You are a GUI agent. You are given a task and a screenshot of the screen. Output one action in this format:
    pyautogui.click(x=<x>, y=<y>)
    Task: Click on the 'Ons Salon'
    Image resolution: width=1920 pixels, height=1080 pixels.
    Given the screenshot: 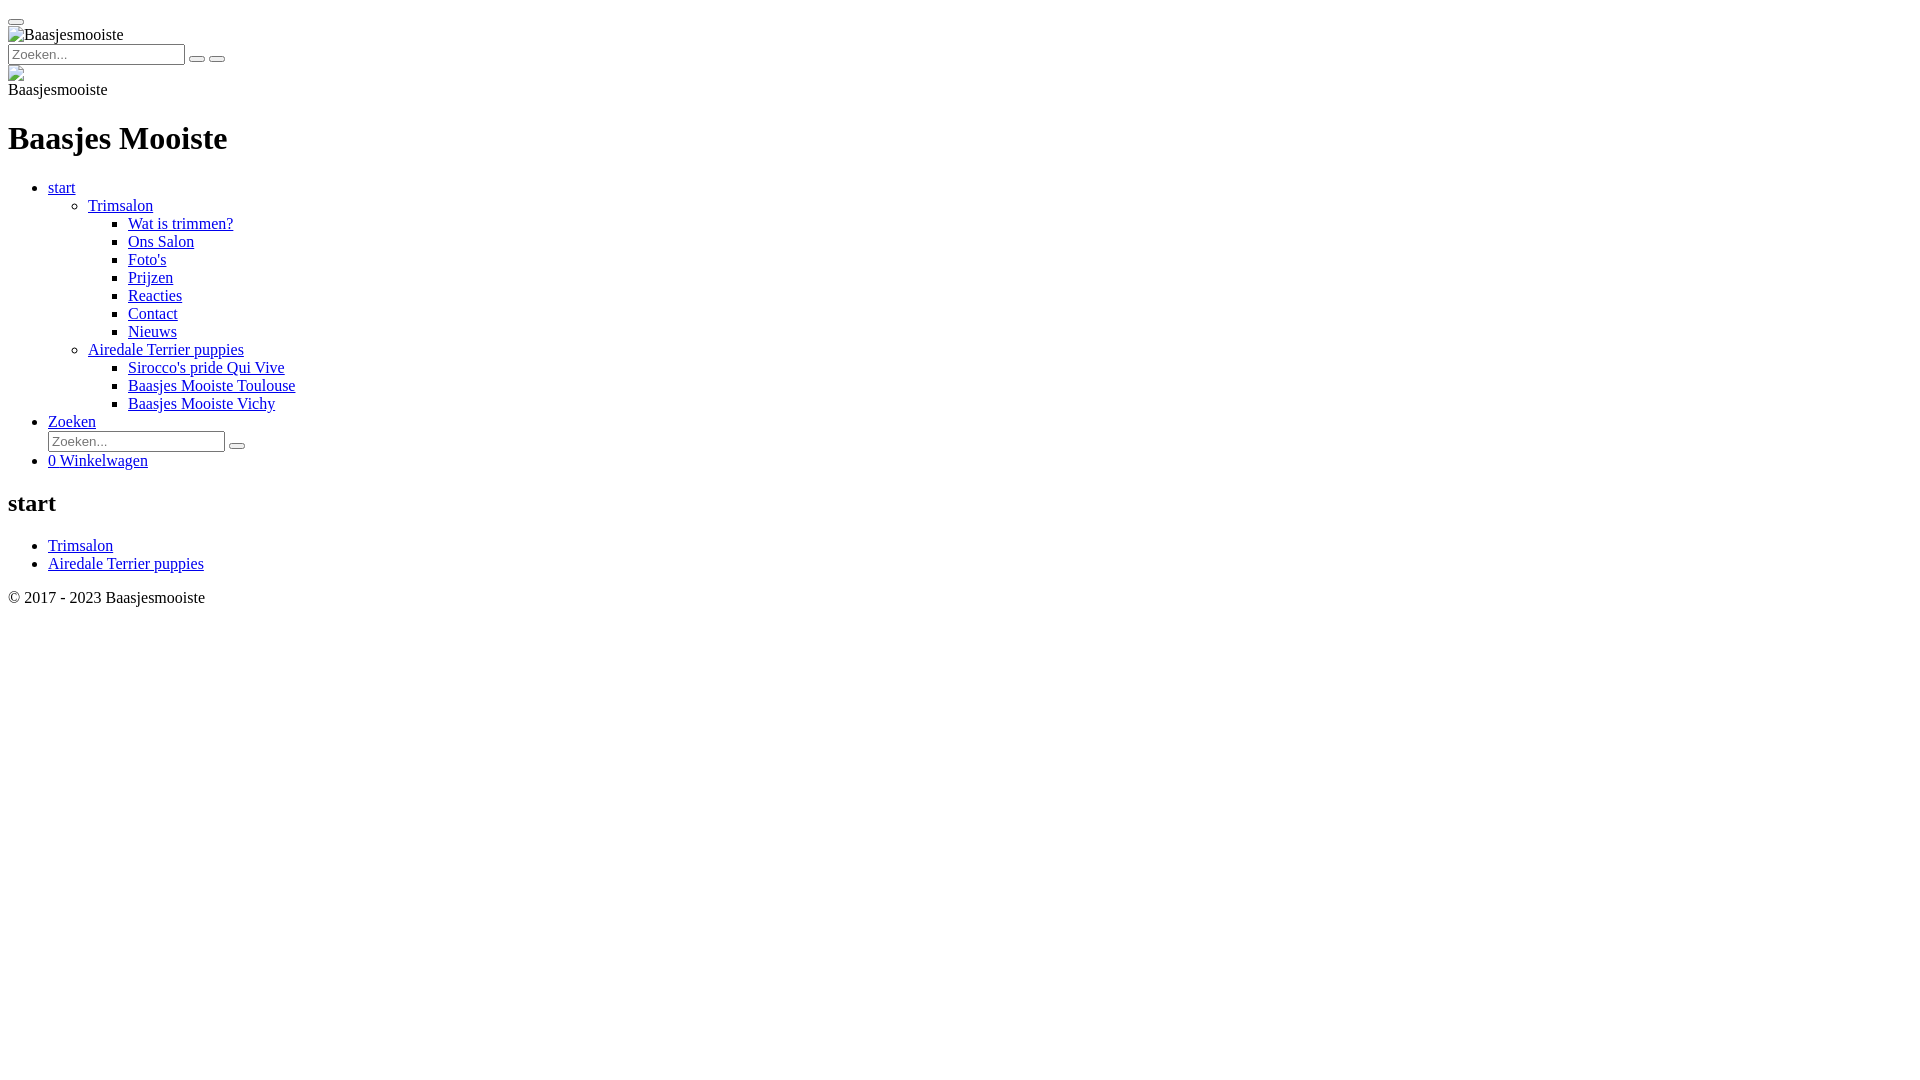 What is the action you would take?
    pyautogui.click(x=161, y=240)
    